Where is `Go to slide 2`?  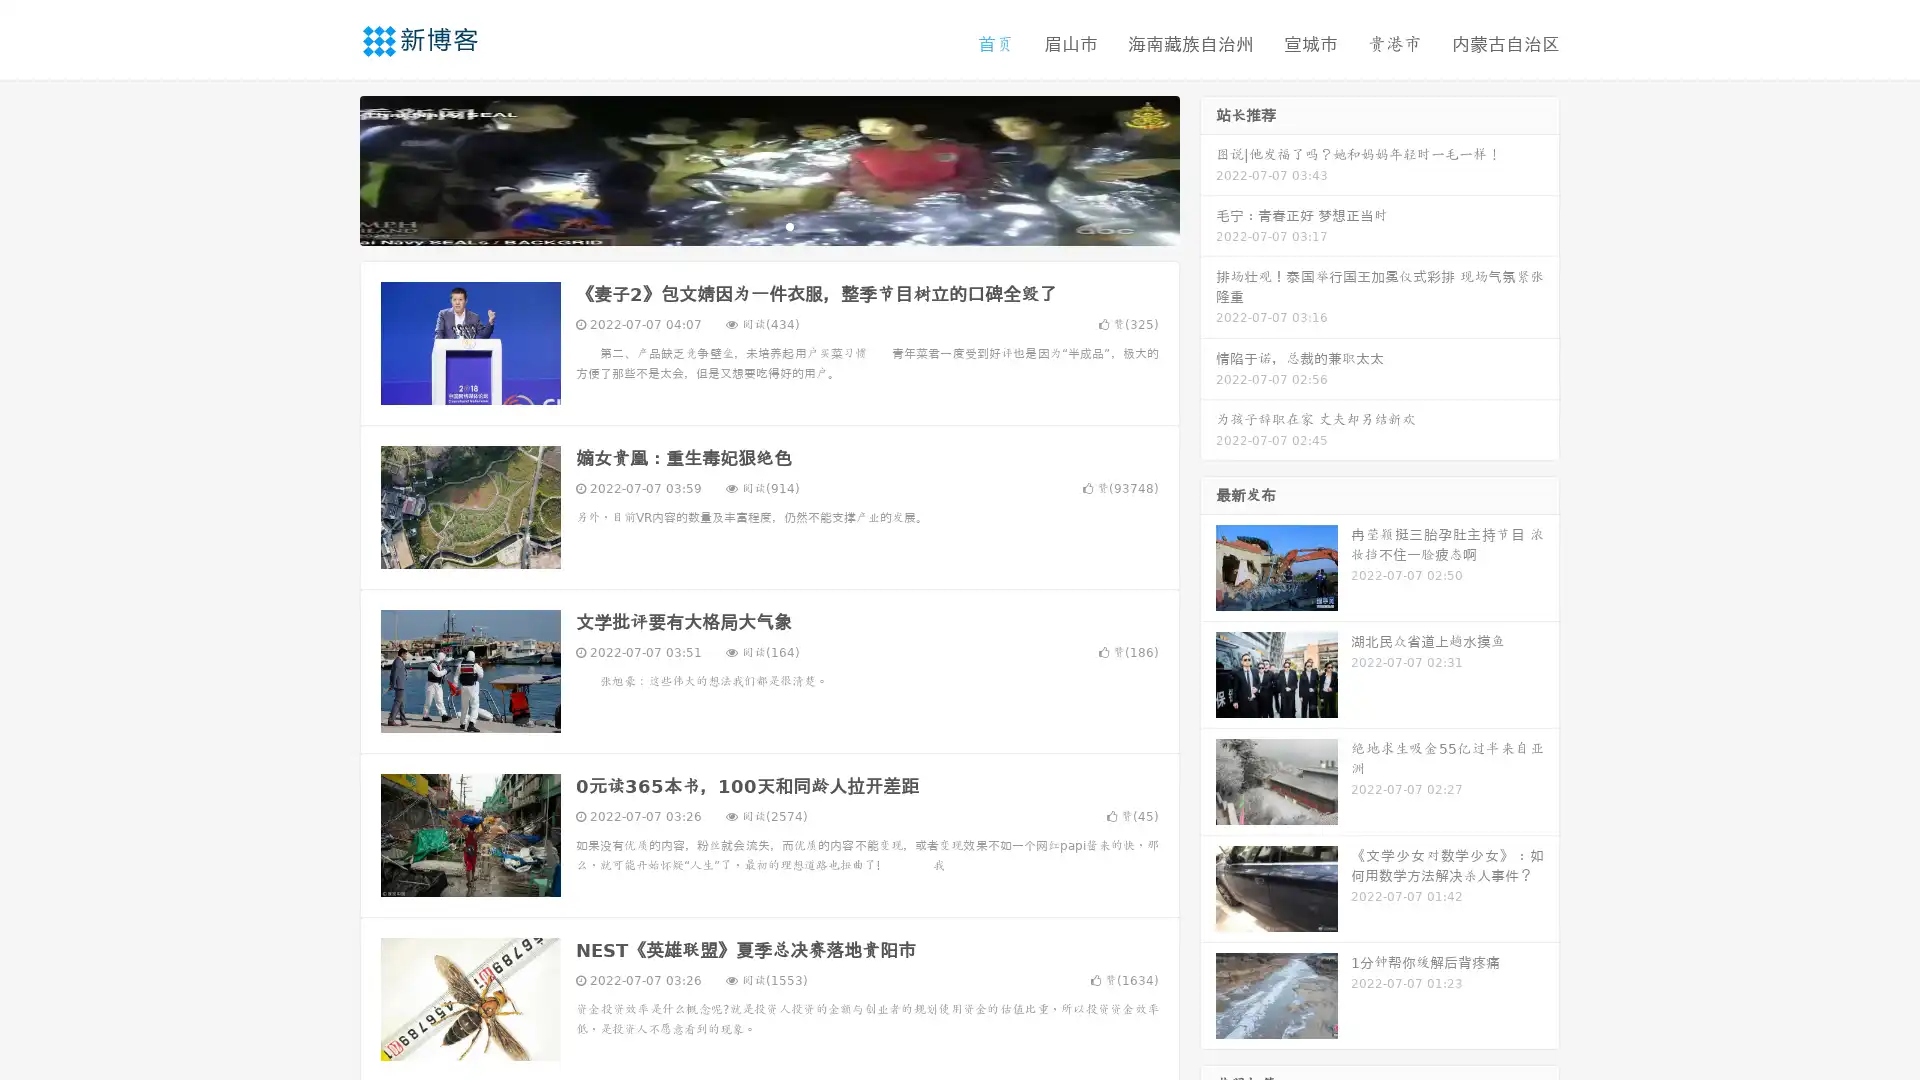 Go to slide 2 is located at coordinates (768, 225).